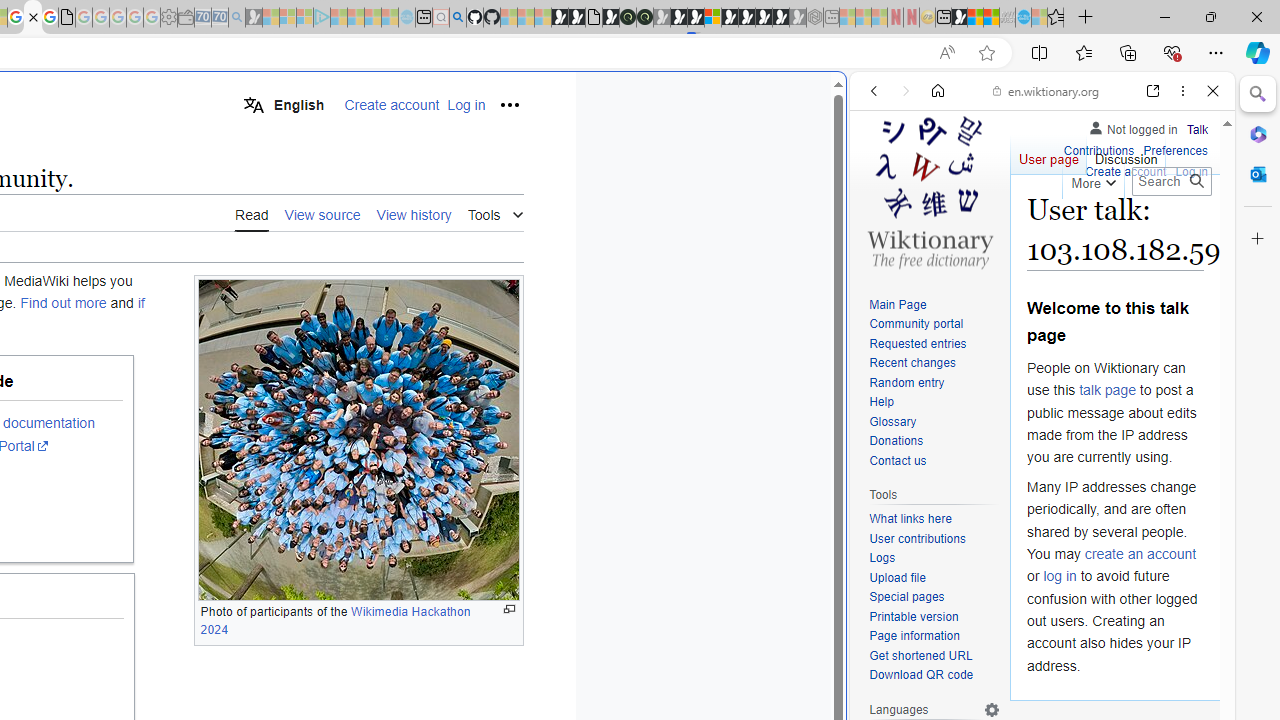  What do you see at coordinates (916, 342) in the screenshot?
I see `'Requested entries'` at bounding box center [916, 342].